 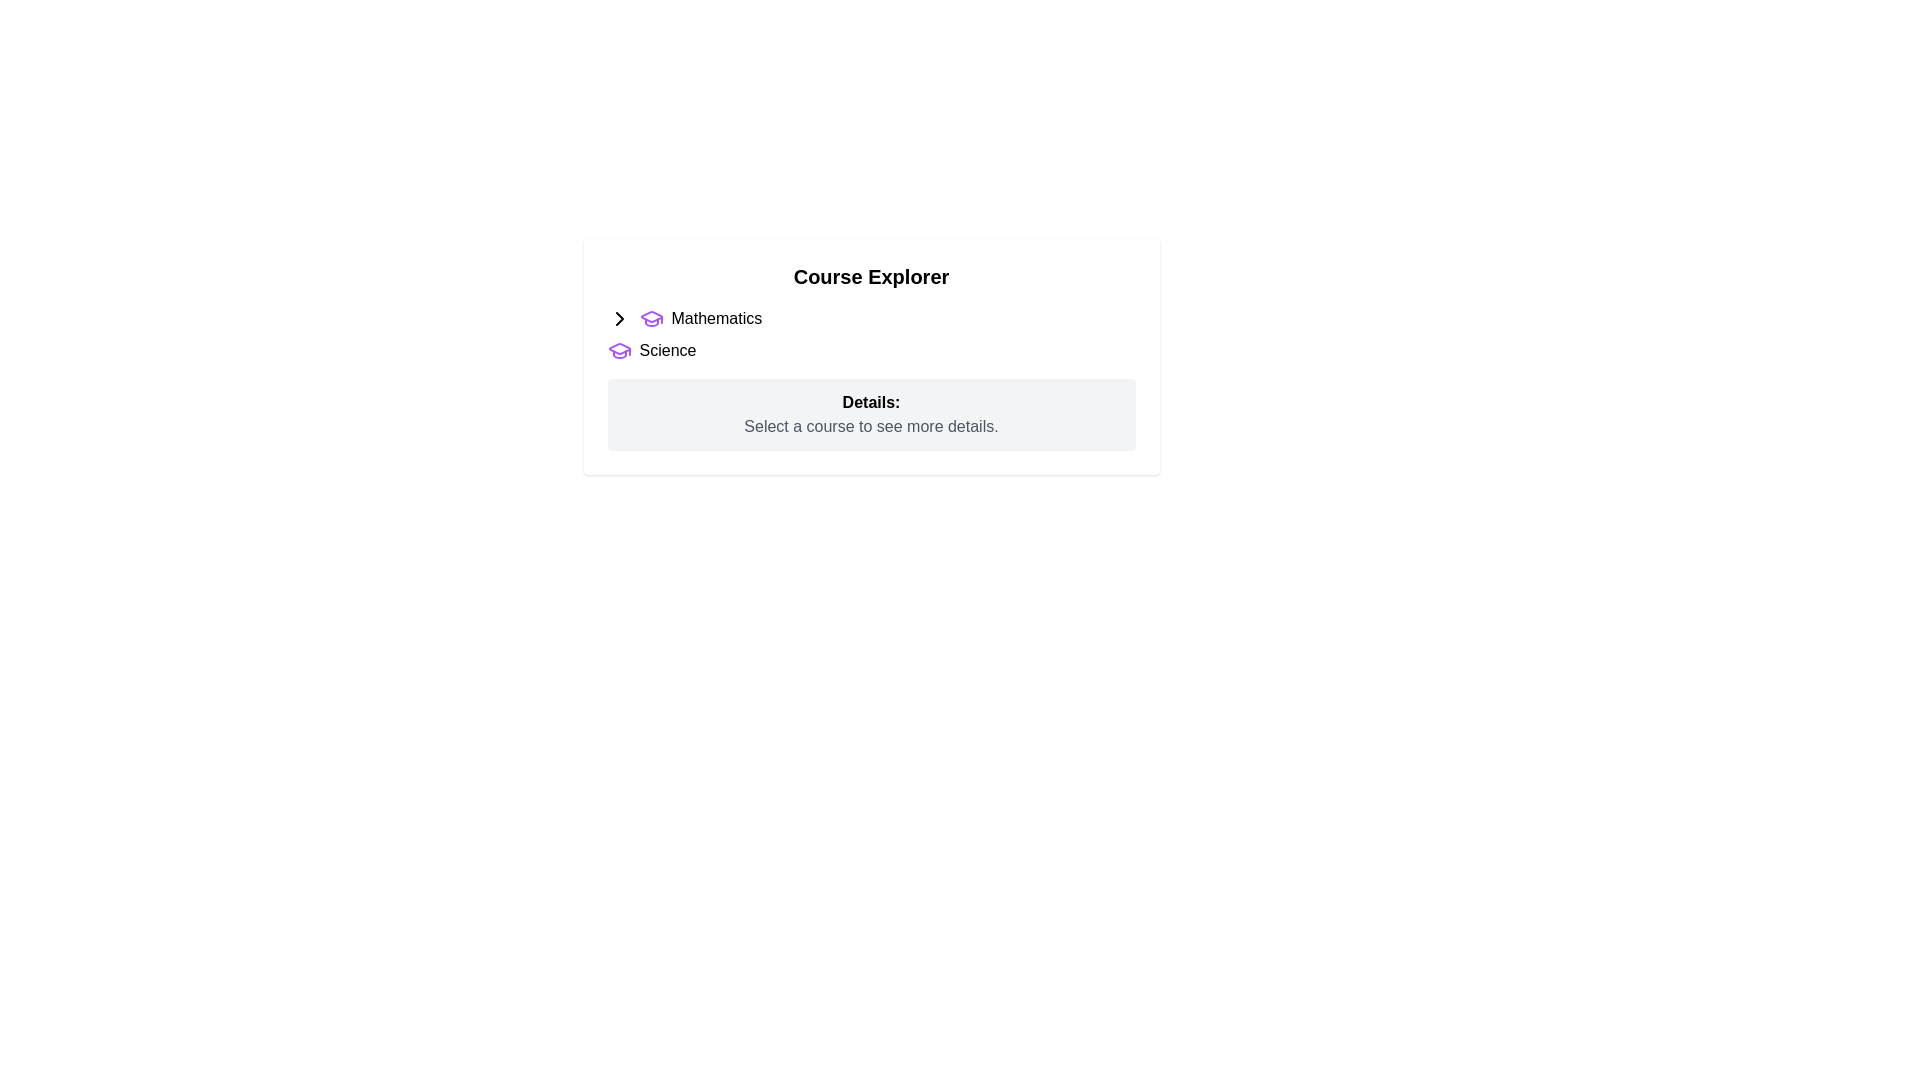 What do you see at coordinates (871, 402) in the screenshot?
I see `the bold, black text label reading 'Details:' which is located in a light gray, rounded rectangle towards the bottom of the main content section` at bounding box center [871, 402].